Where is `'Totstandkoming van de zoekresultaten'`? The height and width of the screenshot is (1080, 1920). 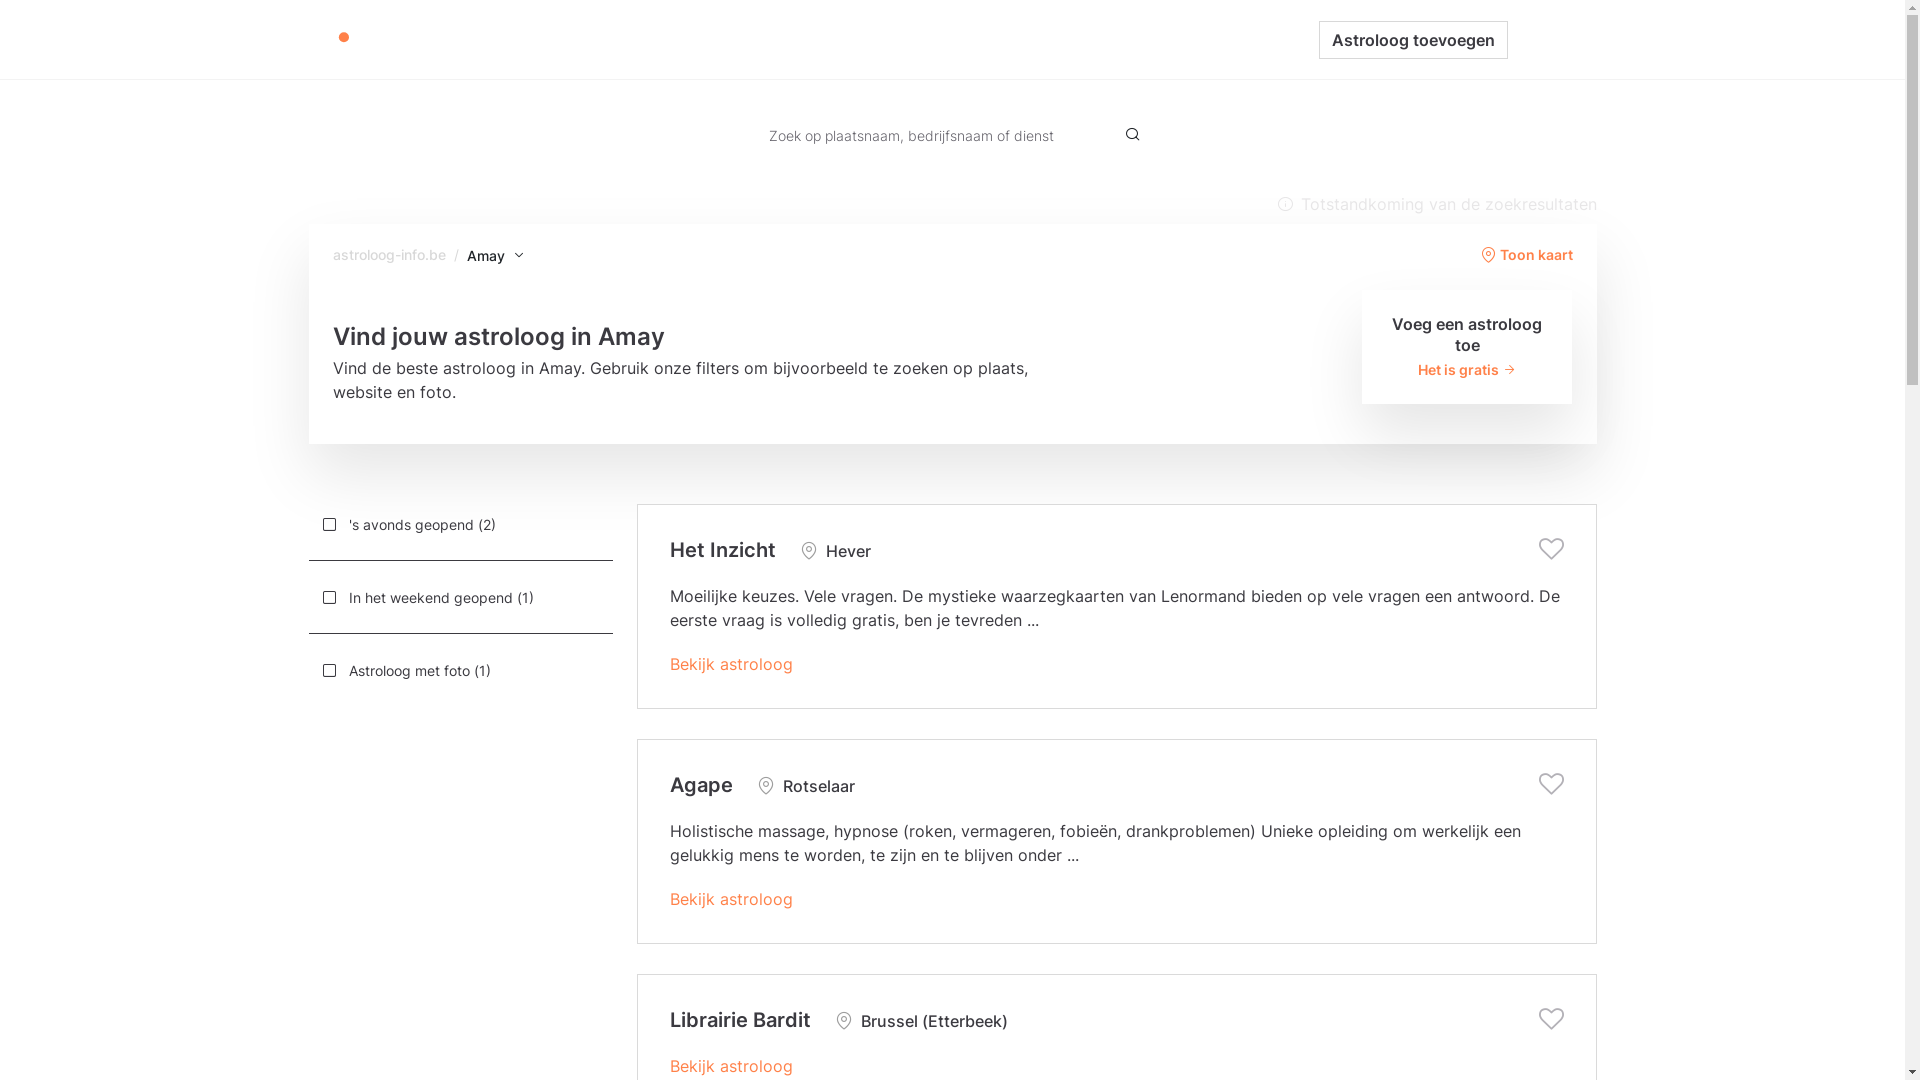
'Totstandkoming van de zoekresultaten' is located at coordinates (1434, 204).